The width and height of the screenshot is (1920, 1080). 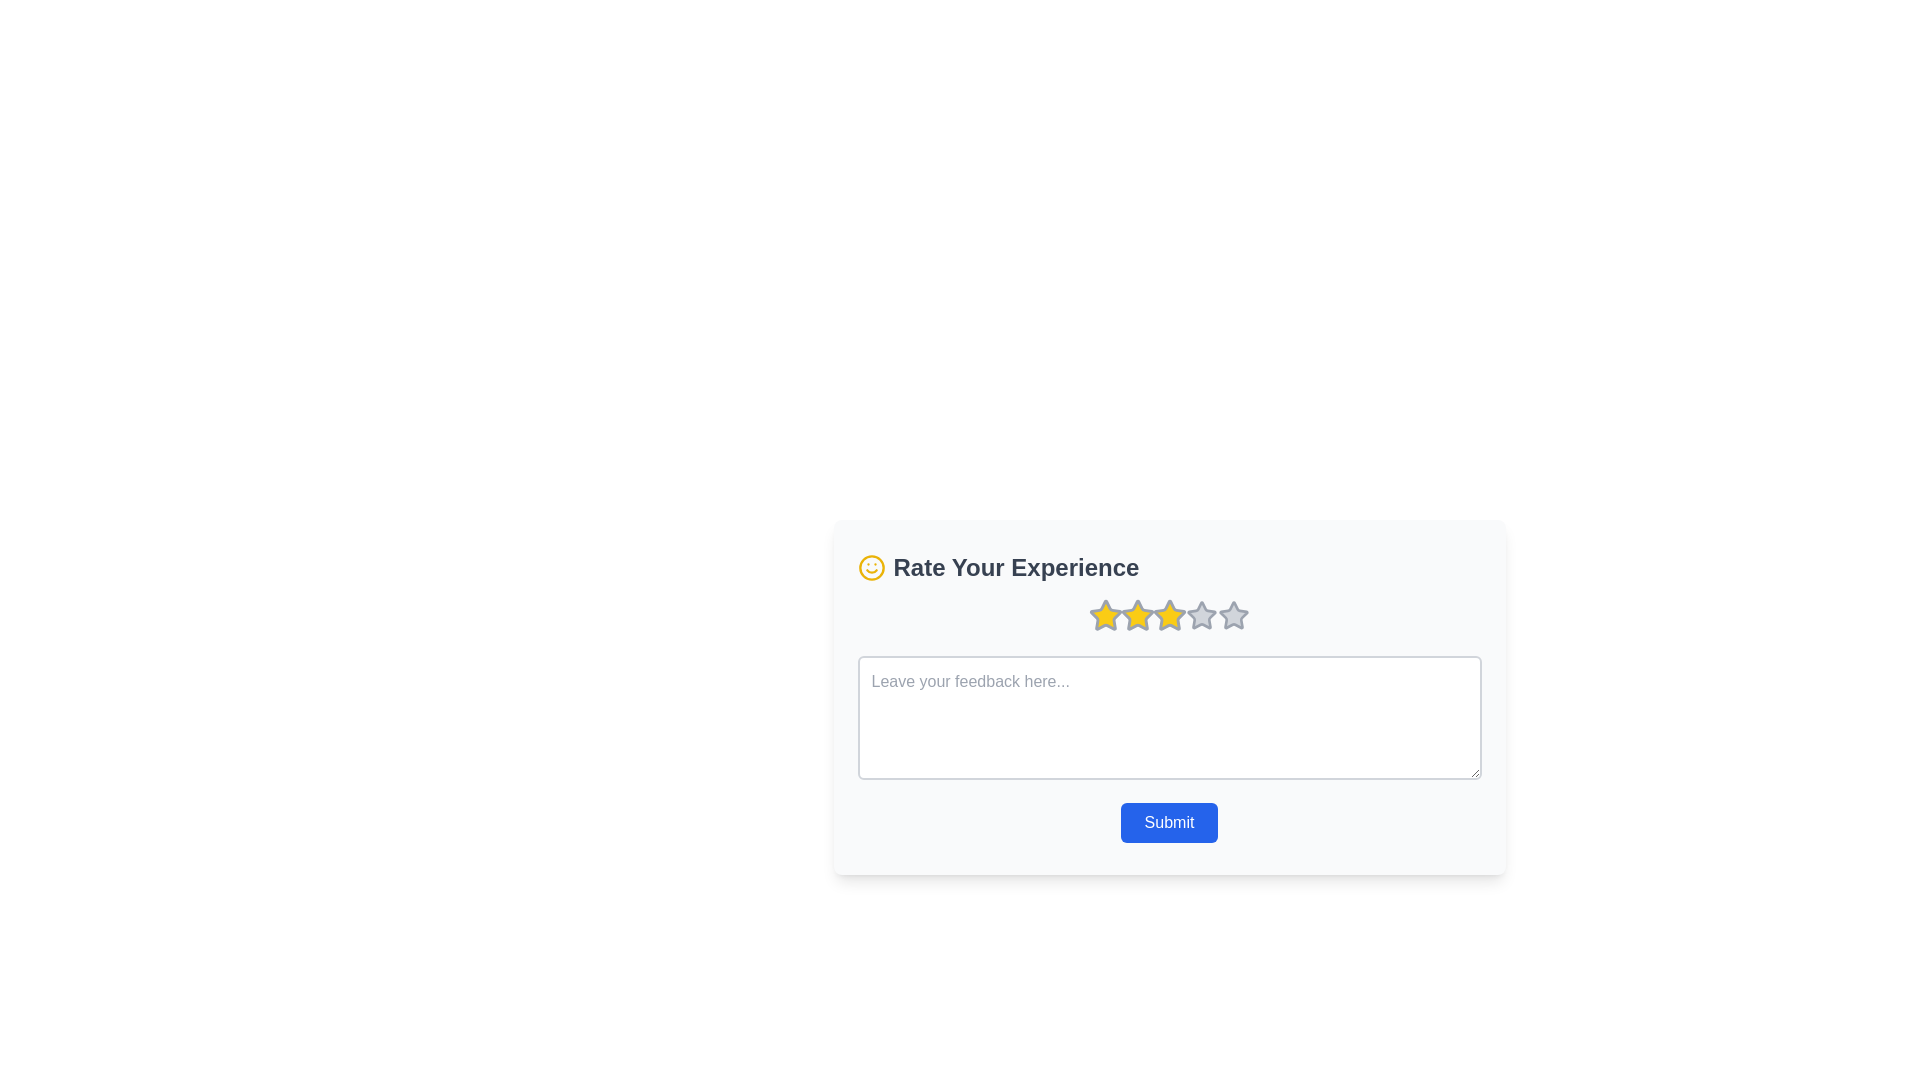 What do you see at coordinates (1137, 614) in the screenshot?
I see `the second star icon from the left in the rating control` at bounding box center [1137, 614].